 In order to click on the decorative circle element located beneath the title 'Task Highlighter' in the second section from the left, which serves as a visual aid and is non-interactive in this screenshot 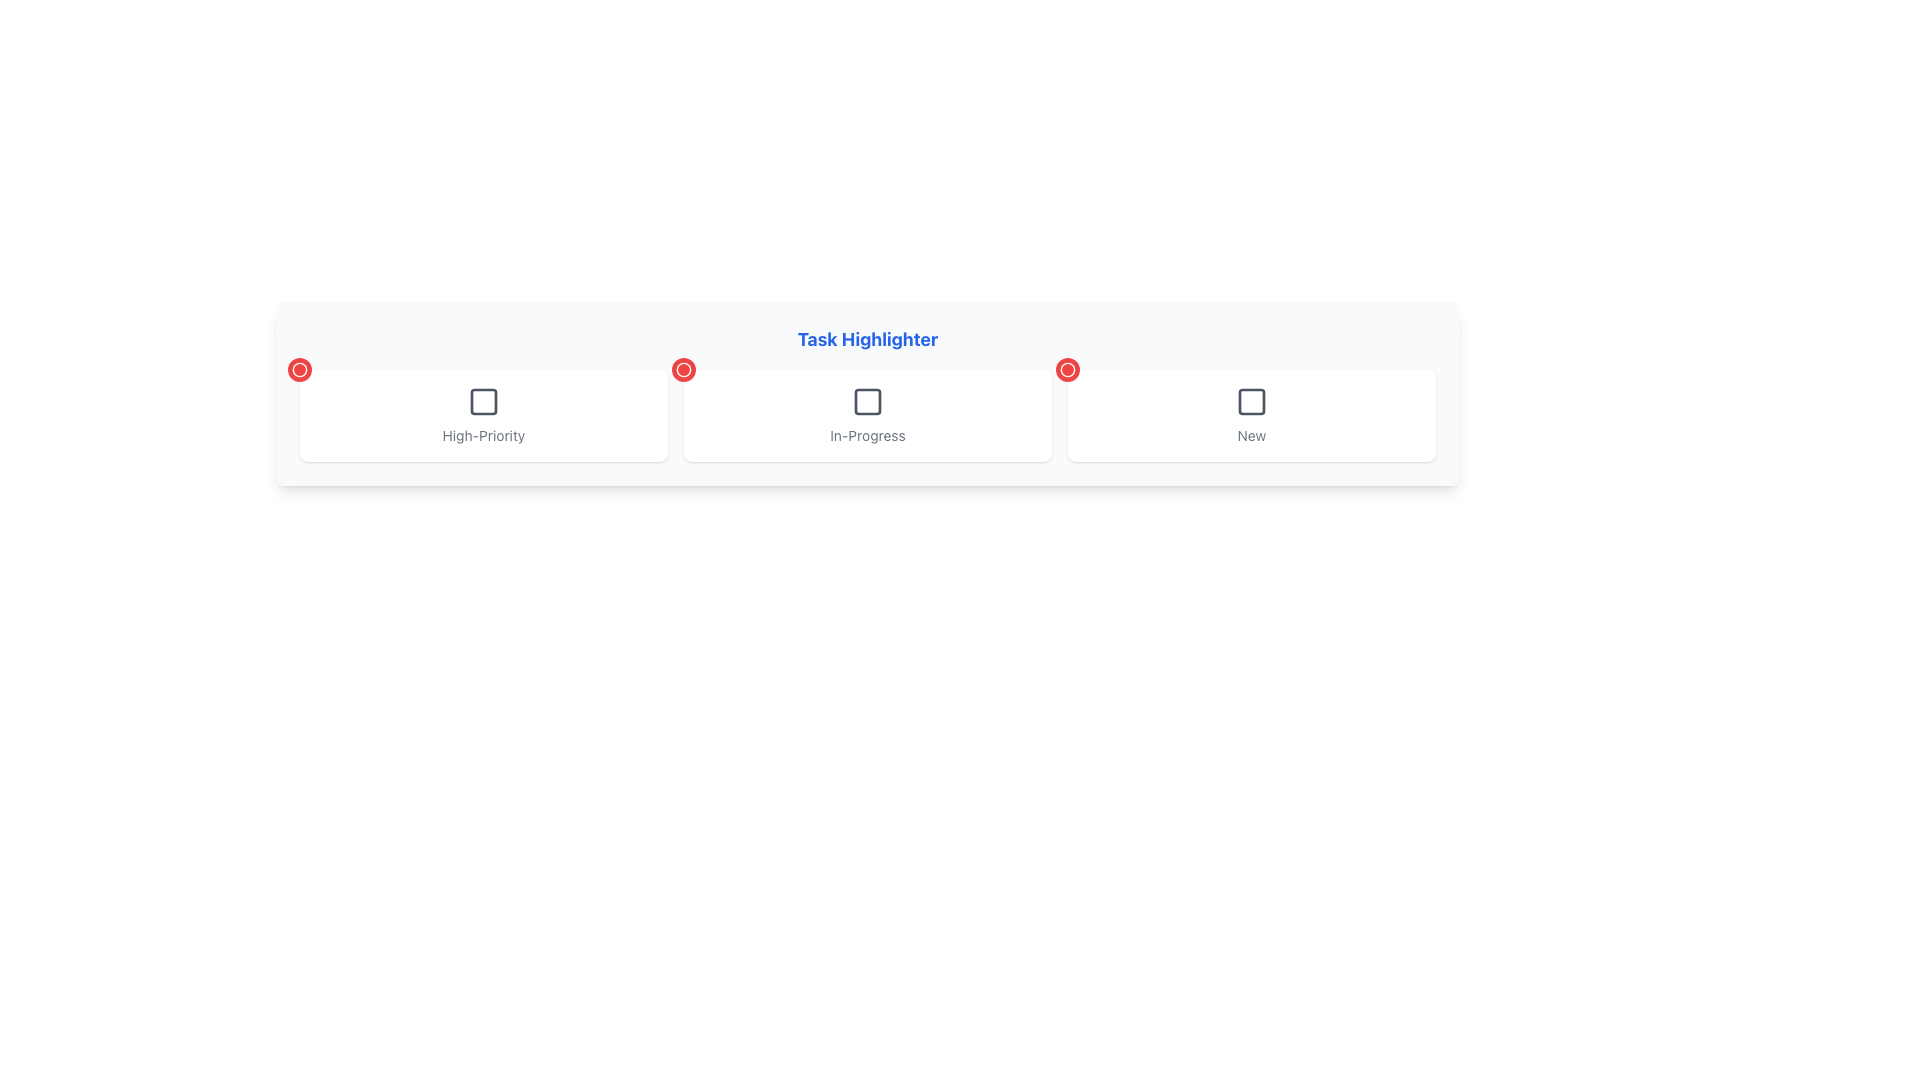, I will do `click(684, 370)`.